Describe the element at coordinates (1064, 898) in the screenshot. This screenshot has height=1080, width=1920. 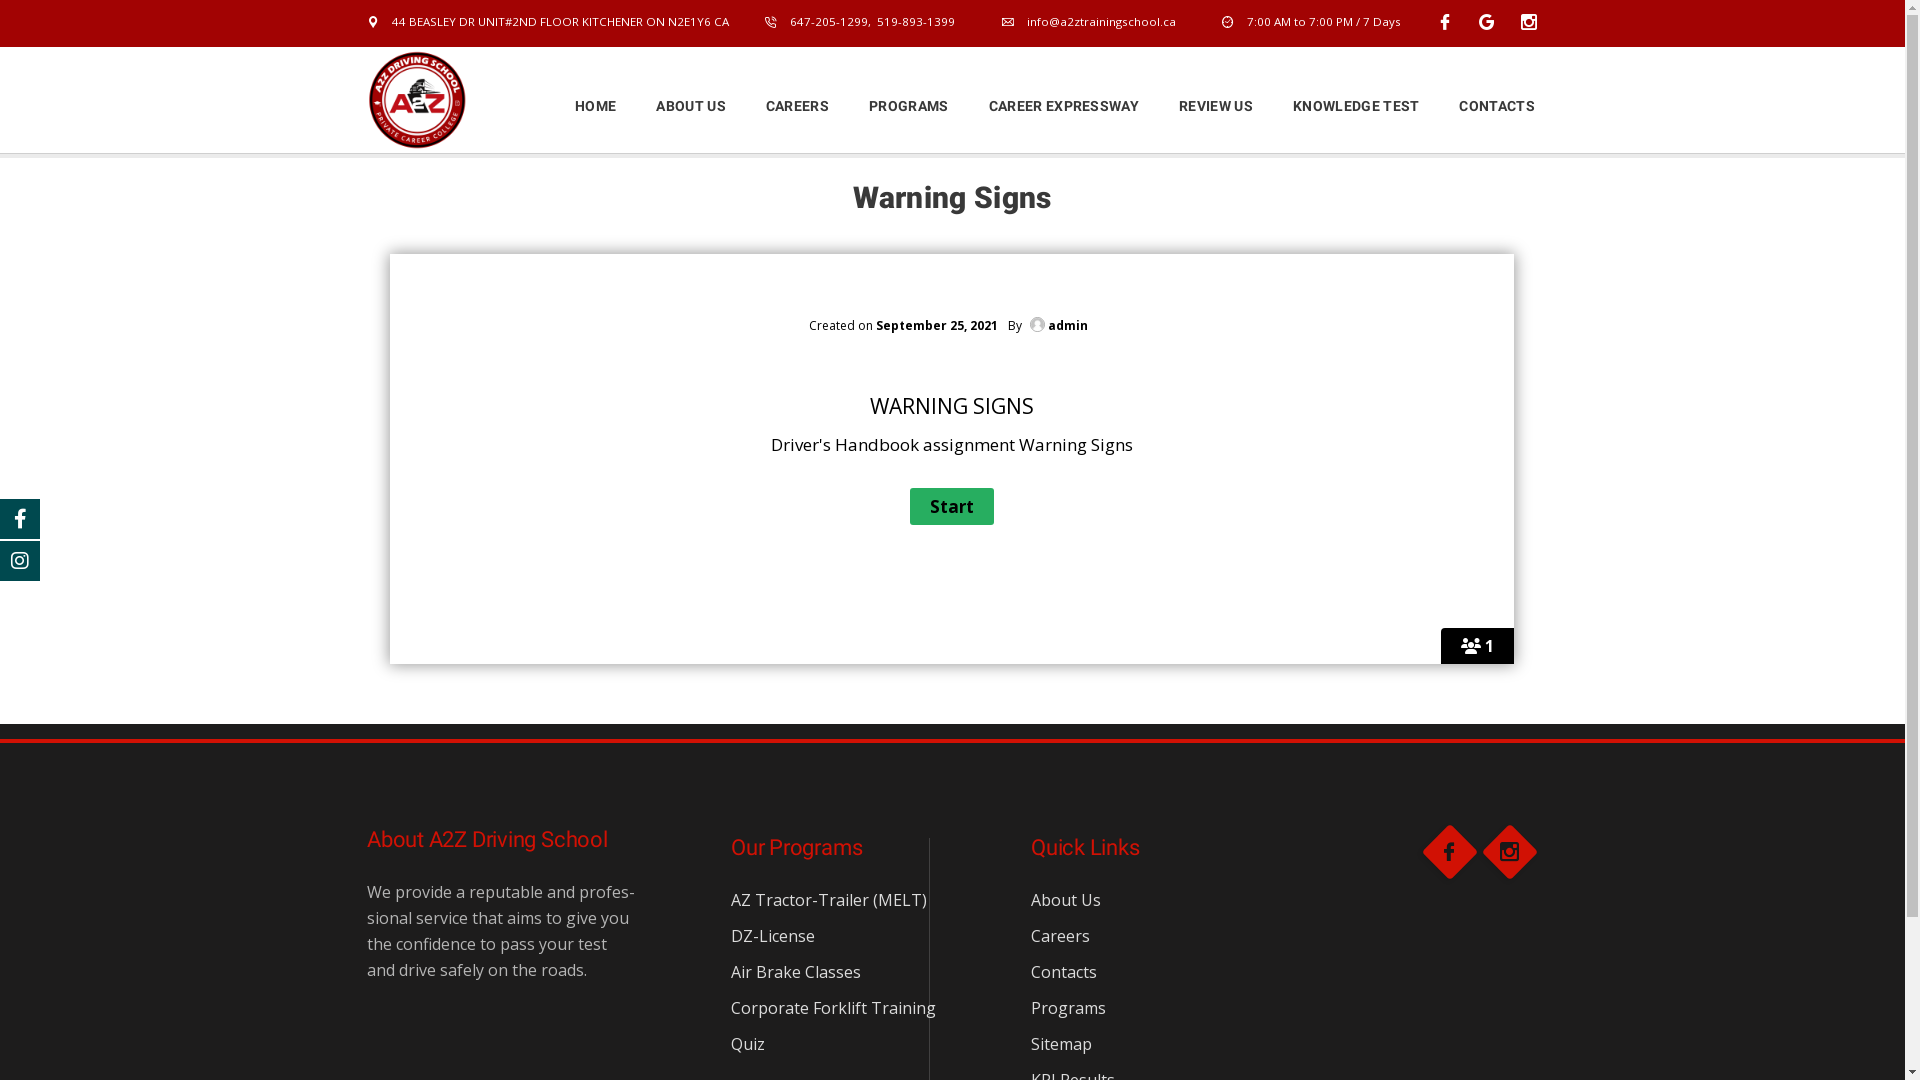
I see `'About Us'` at that location.